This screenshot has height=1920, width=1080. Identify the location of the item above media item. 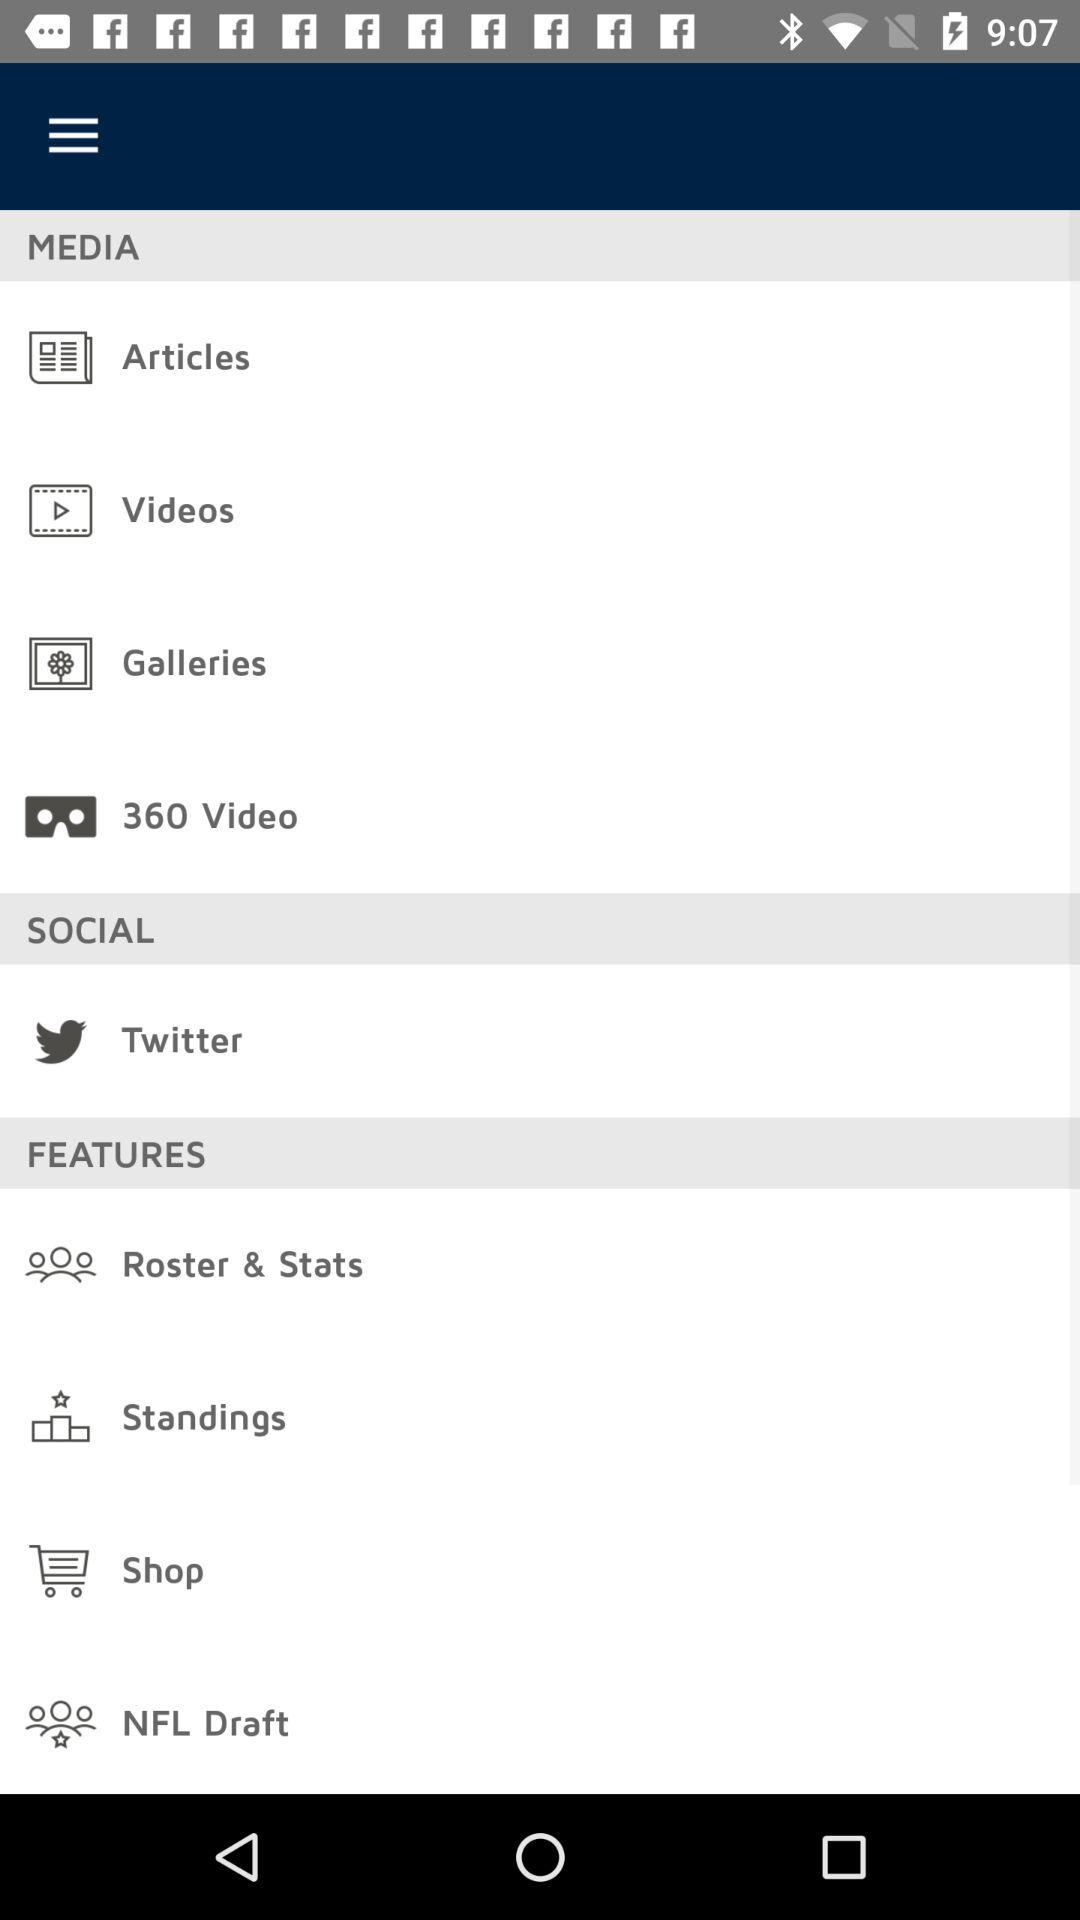
(72, 135).